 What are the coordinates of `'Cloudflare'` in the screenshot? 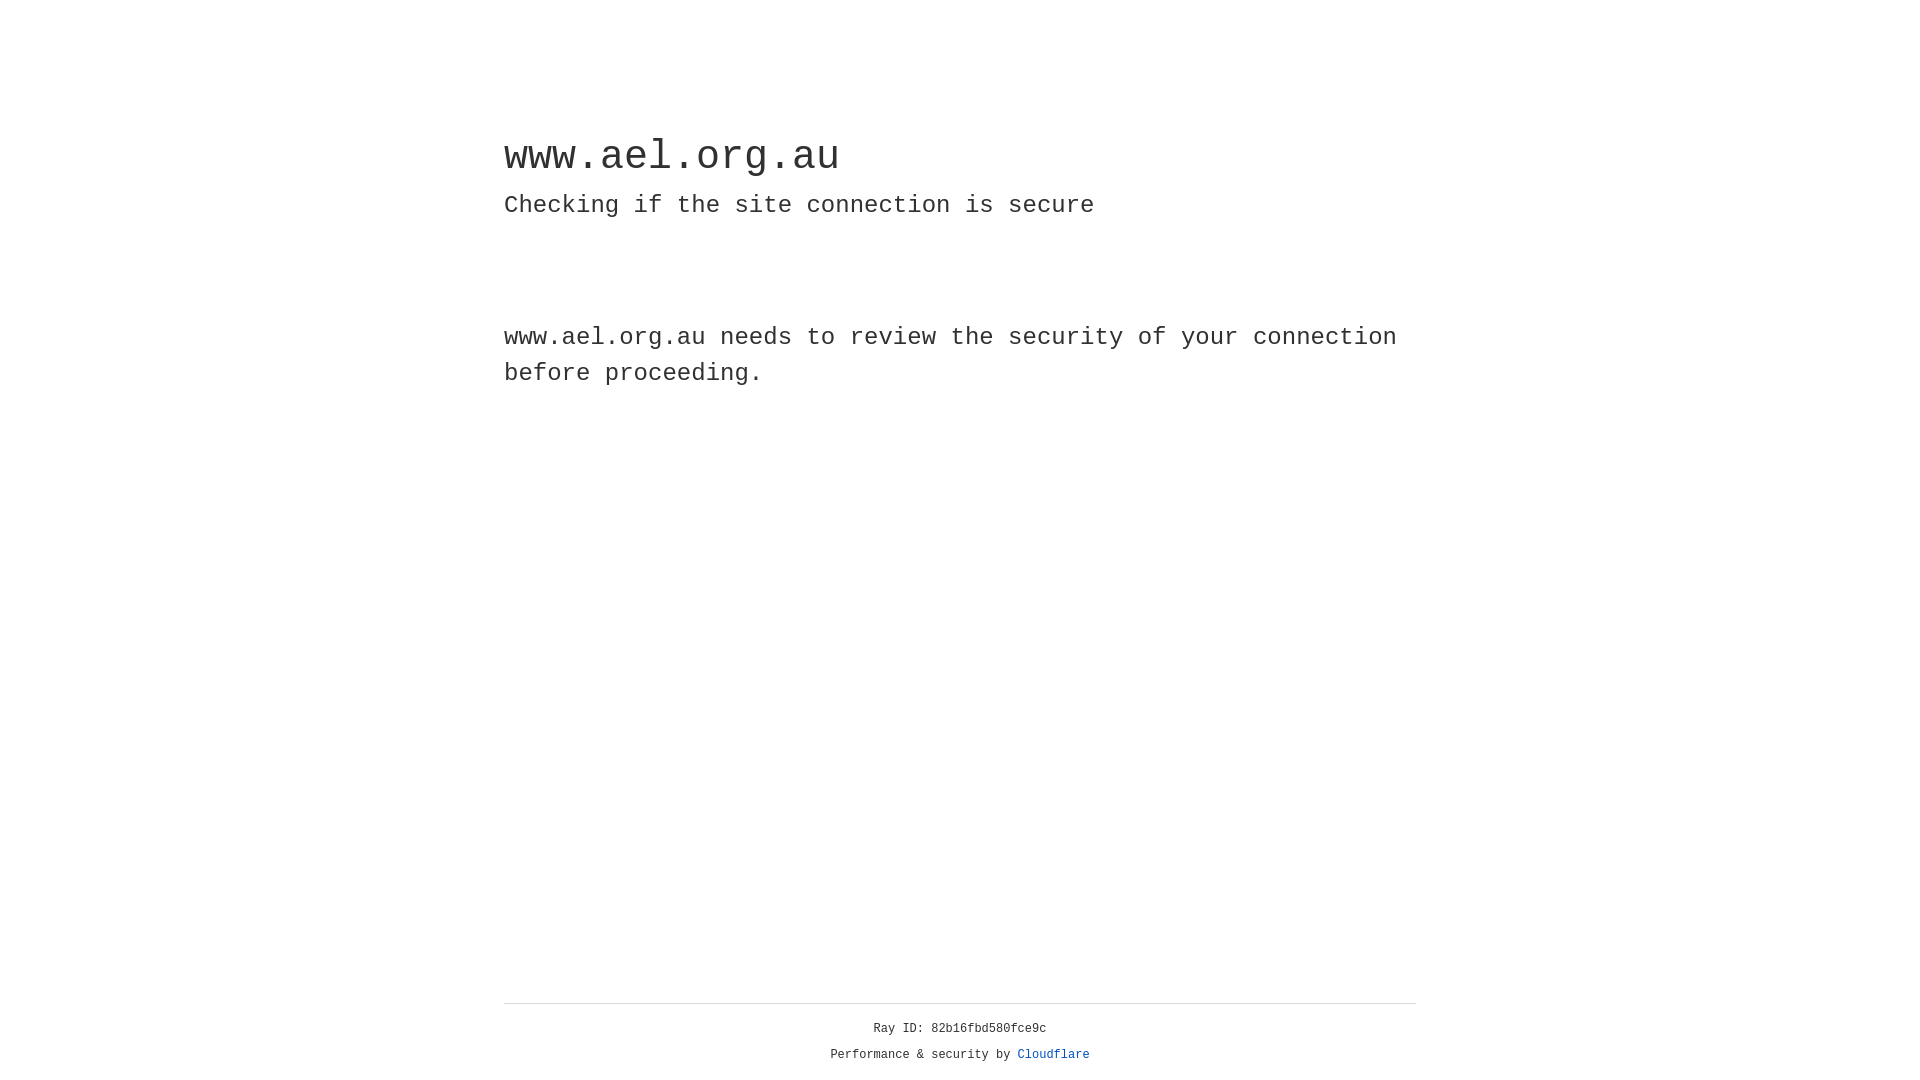 It's located at (1053, 1054).